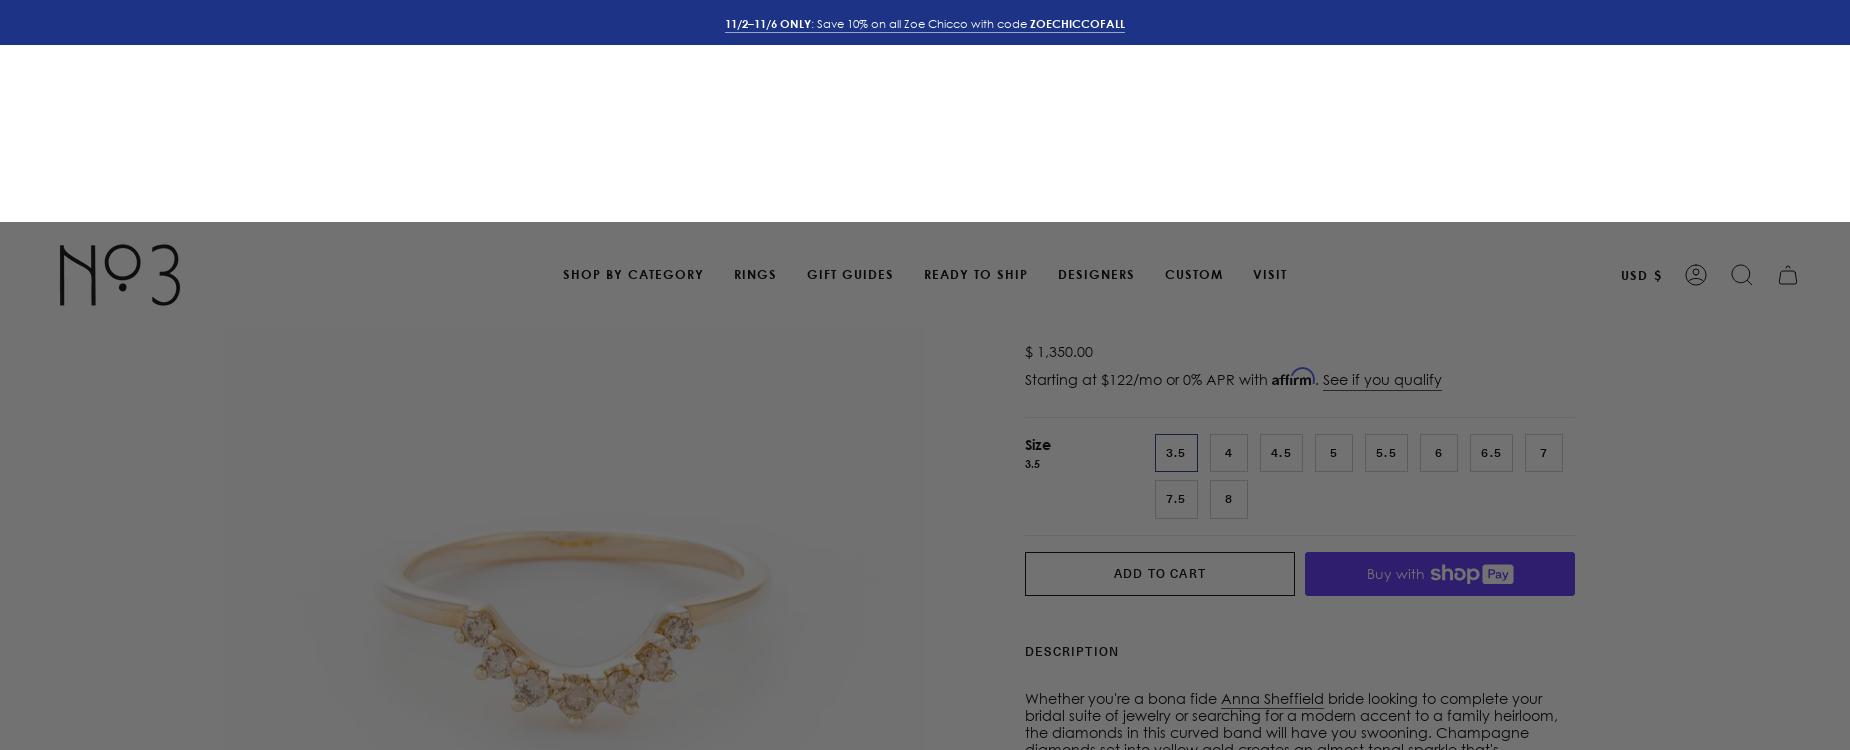 Image resolution: width=1850 pixels, height=750 pixels. Describe the element at coordinates (1438, 228) in the screenshot. I see `'6'` at that location.